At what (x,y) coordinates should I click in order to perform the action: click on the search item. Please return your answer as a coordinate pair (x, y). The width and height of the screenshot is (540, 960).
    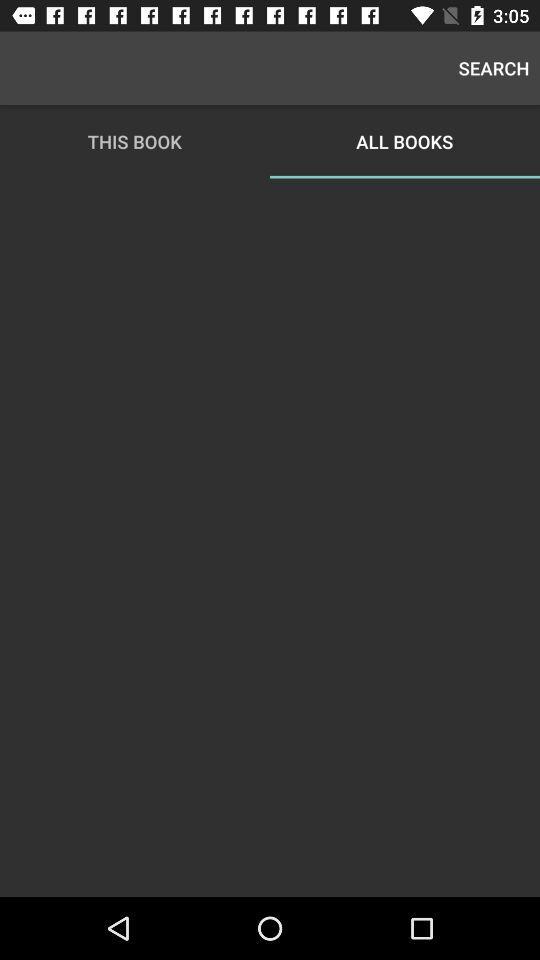
    Looking at the image, I should click on (493, 68).